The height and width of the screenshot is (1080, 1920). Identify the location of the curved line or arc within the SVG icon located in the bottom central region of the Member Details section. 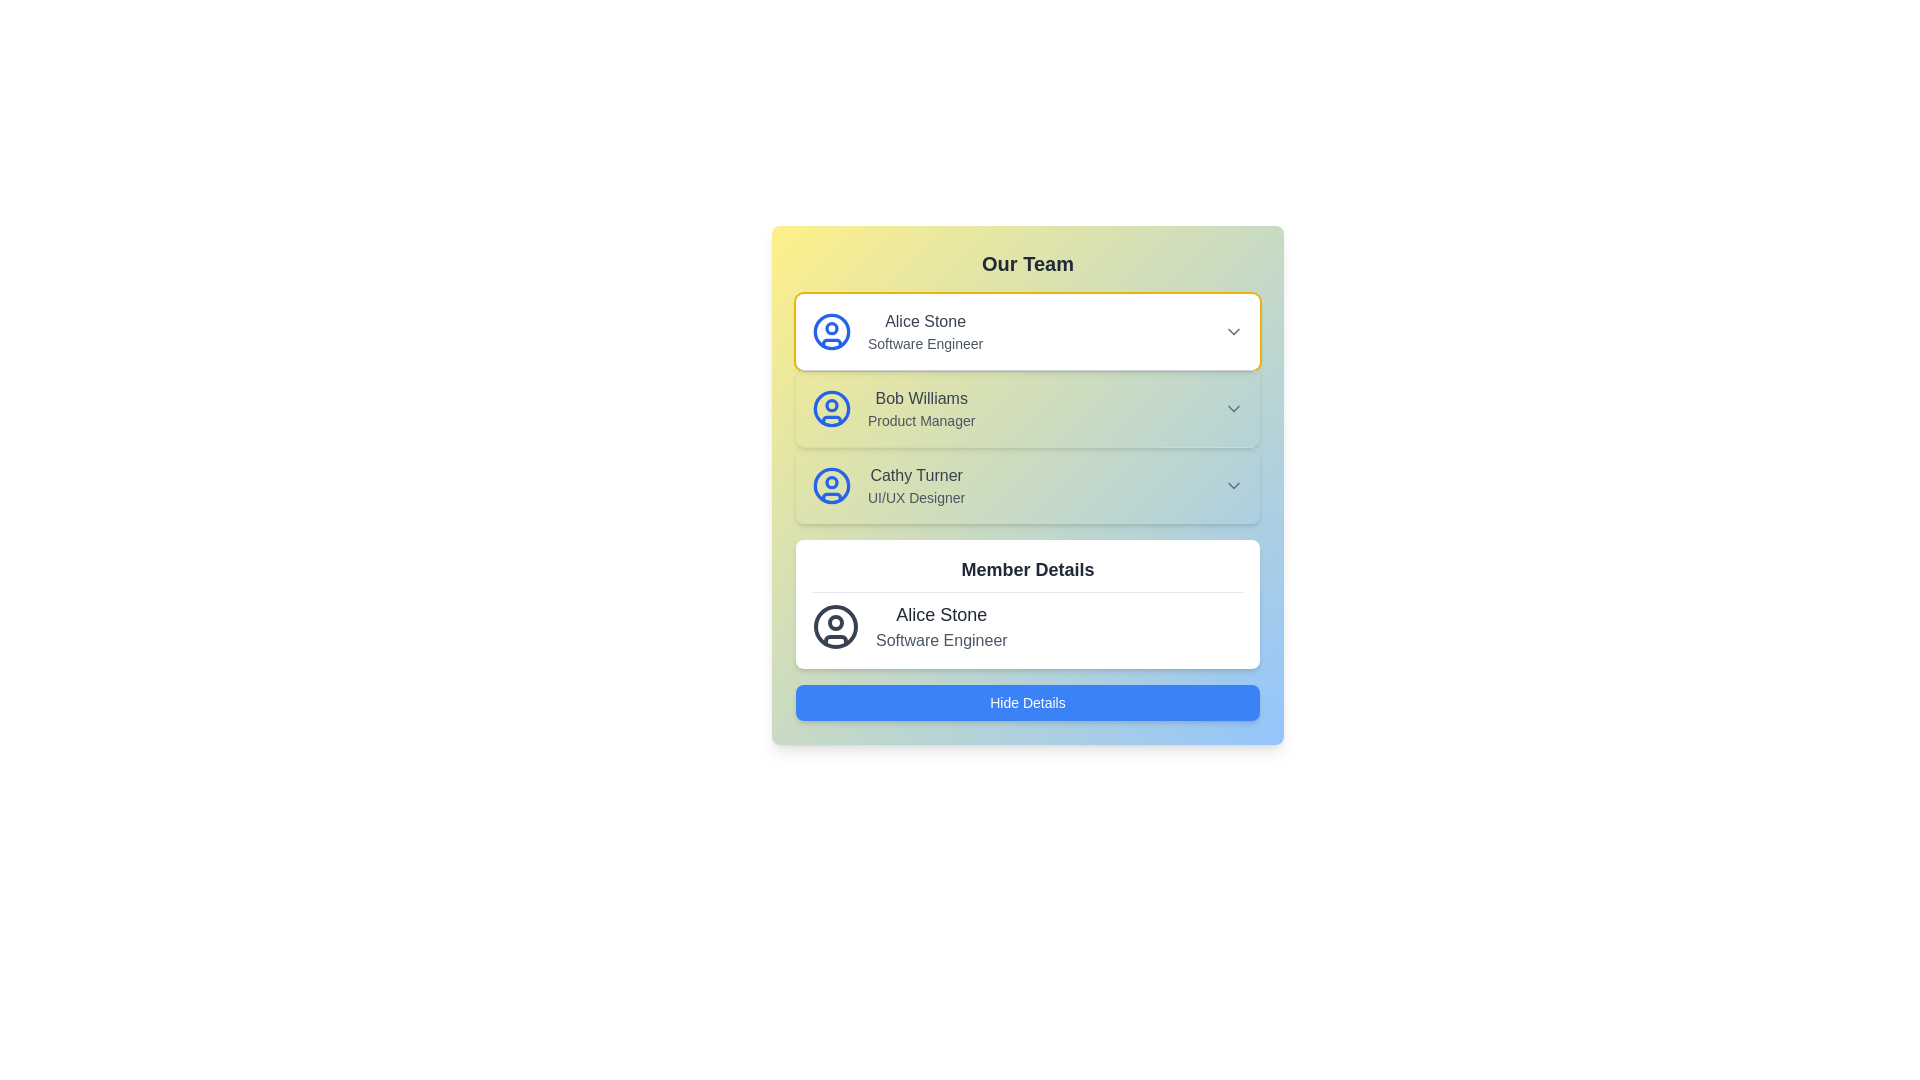
(835, 640).